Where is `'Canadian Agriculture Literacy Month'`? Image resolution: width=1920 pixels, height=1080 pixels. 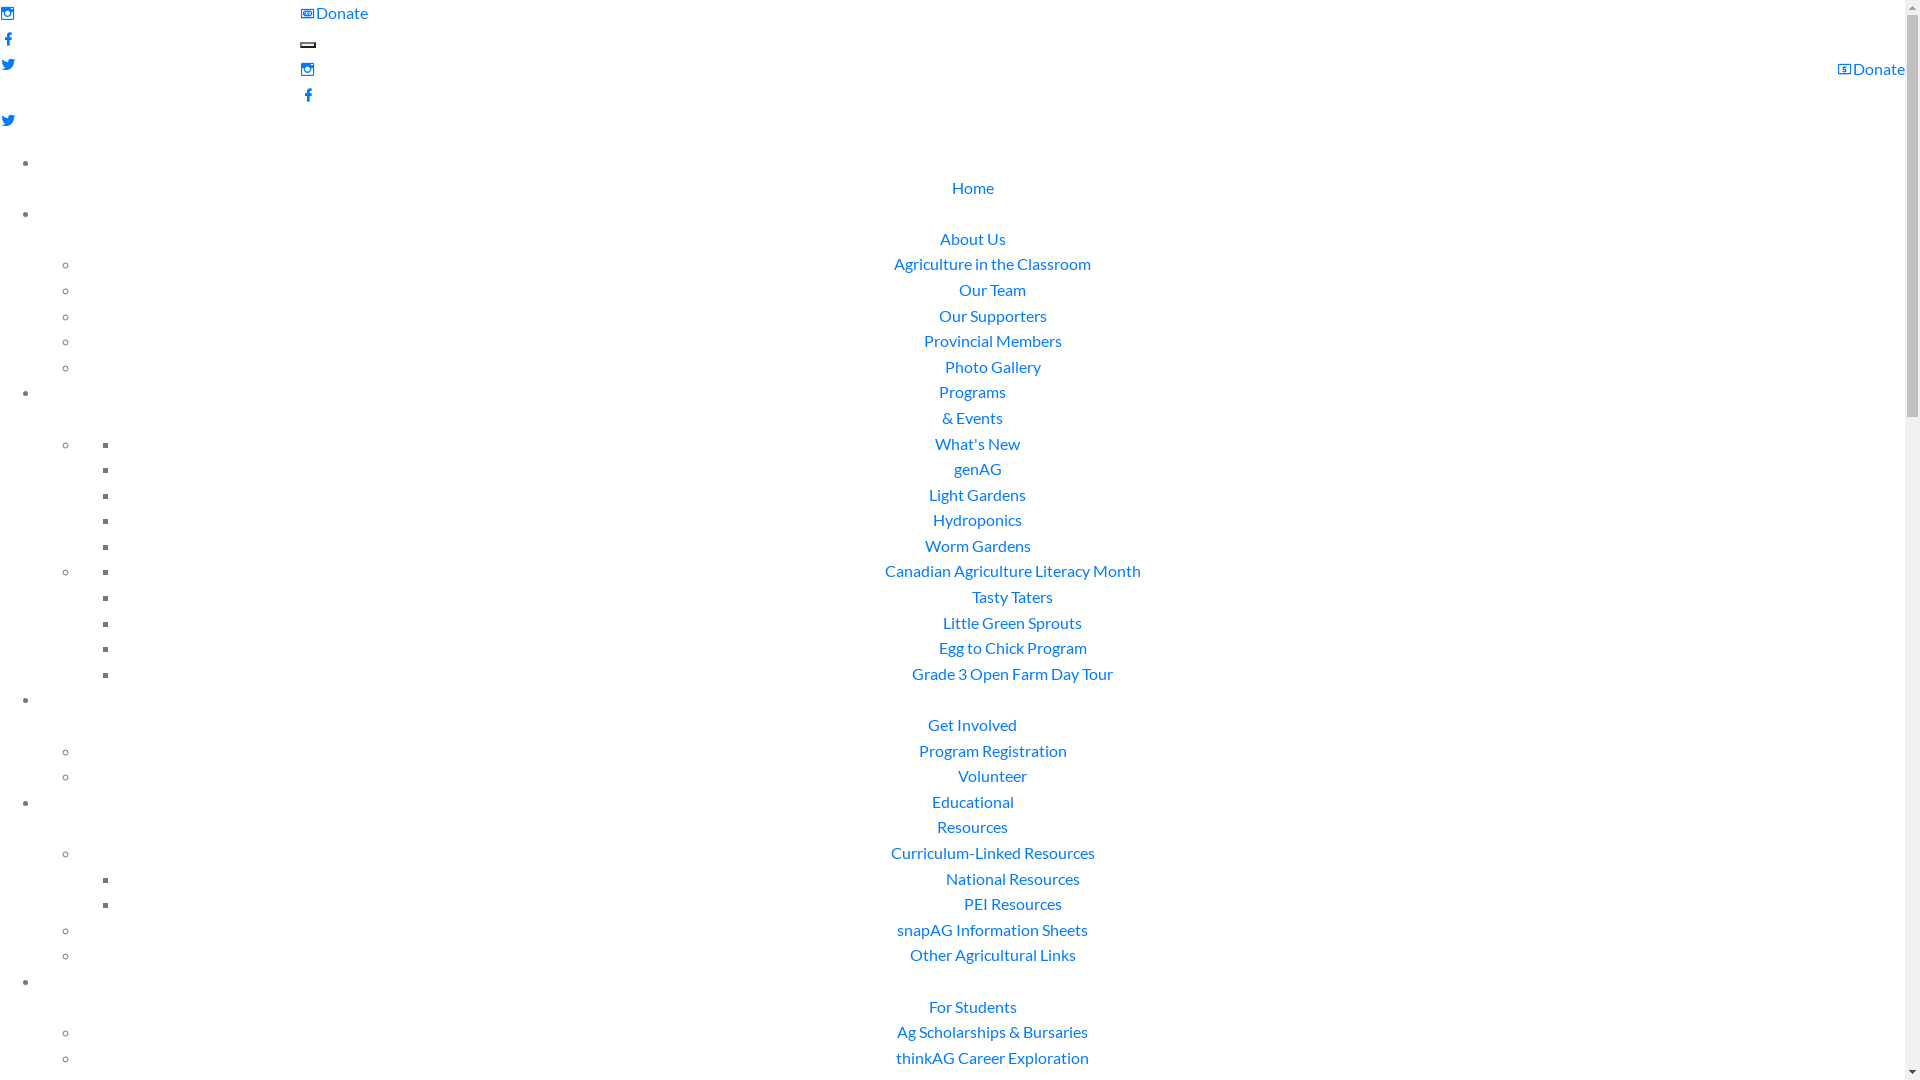 'Canadian Agriculture Literacy Month' is located at coordinates (882, 570).